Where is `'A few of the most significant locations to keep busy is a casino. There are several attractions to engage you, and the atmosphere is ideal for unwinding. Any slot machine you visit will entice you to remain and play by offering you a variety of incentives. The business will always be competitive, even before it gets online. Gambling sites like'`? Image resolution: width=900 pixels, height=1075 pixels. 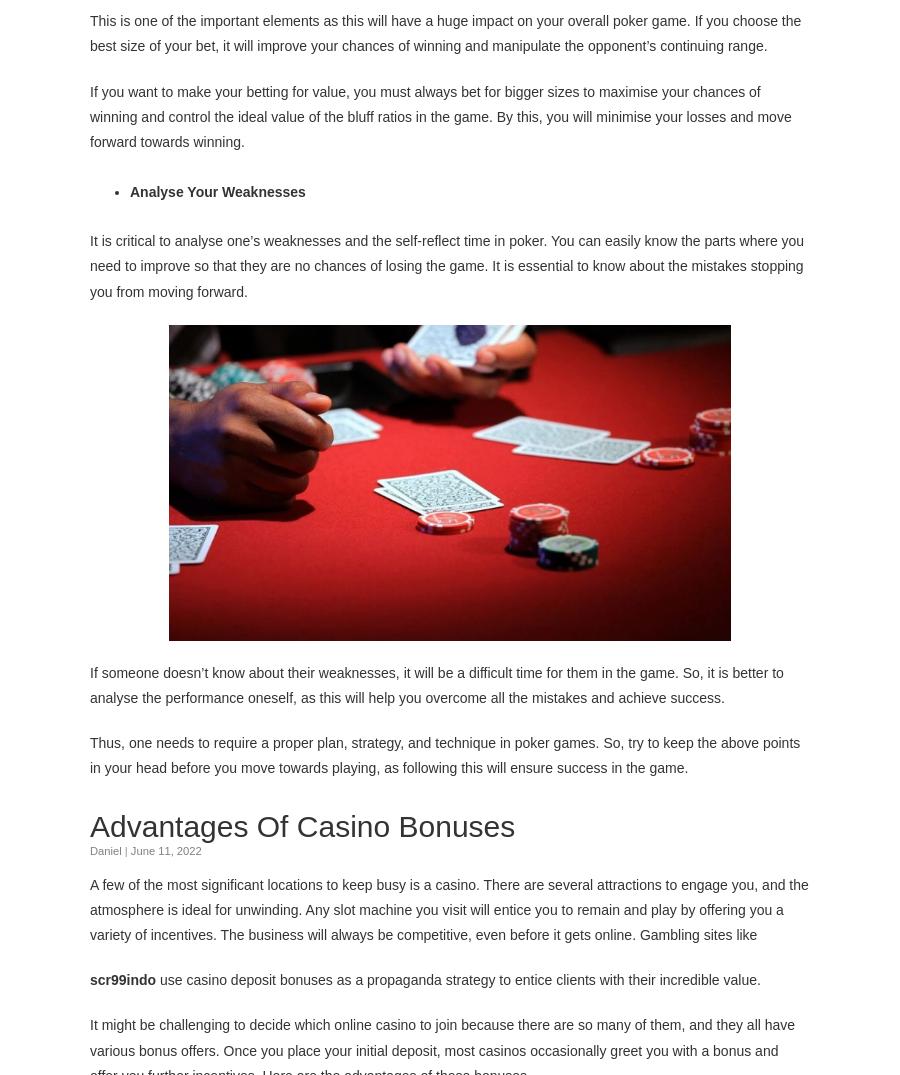
'A few of the most significant locations to keep busy is a casino. There are several attractions to engage you, and the atmosphere is ideal for unwinding. Any slot machine you visit will entice you to remain and play by offering you a variety of incentives. The business will always be competitive, even before it gets online. Gambling sites like' is located at coordinates (449, 907).